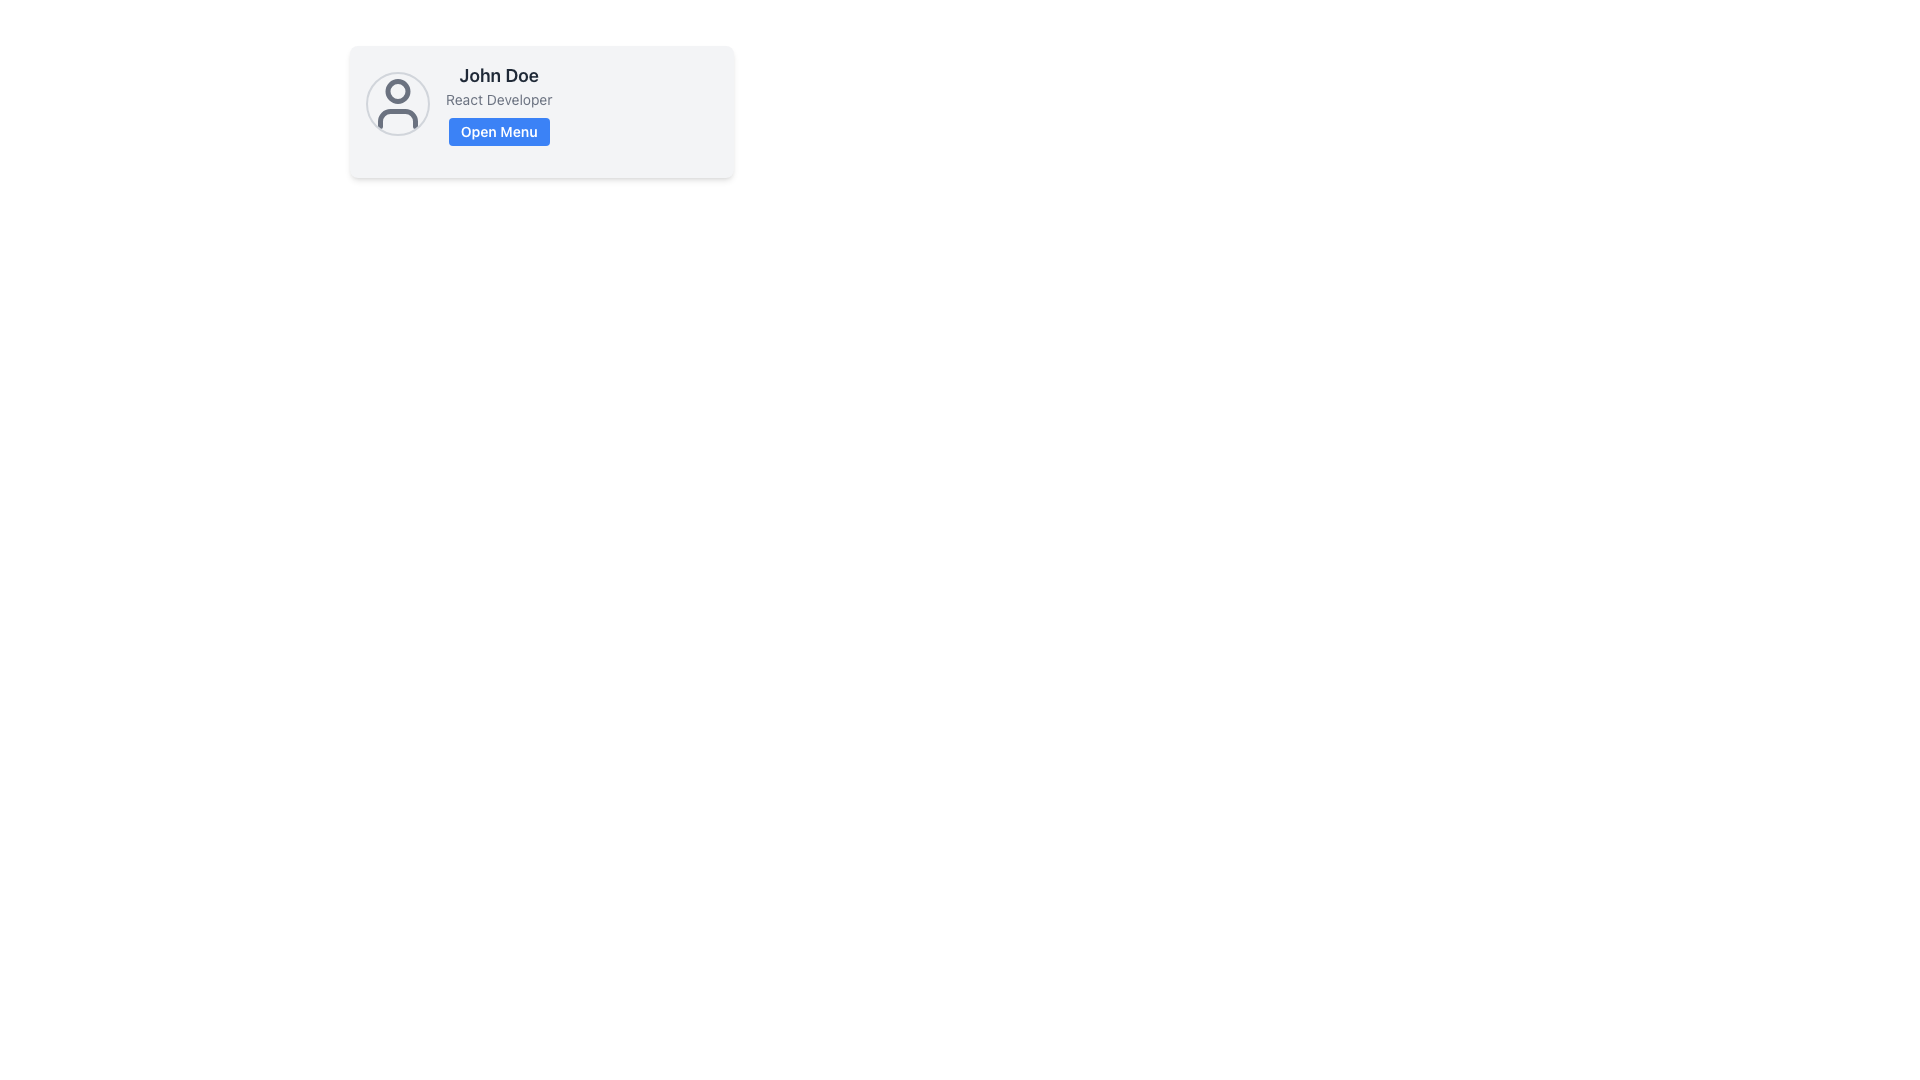 The image size is (1920, 1080). I want to click on the small circle located at the top center of the user profile icon within the user card widget, so click(398, 91).